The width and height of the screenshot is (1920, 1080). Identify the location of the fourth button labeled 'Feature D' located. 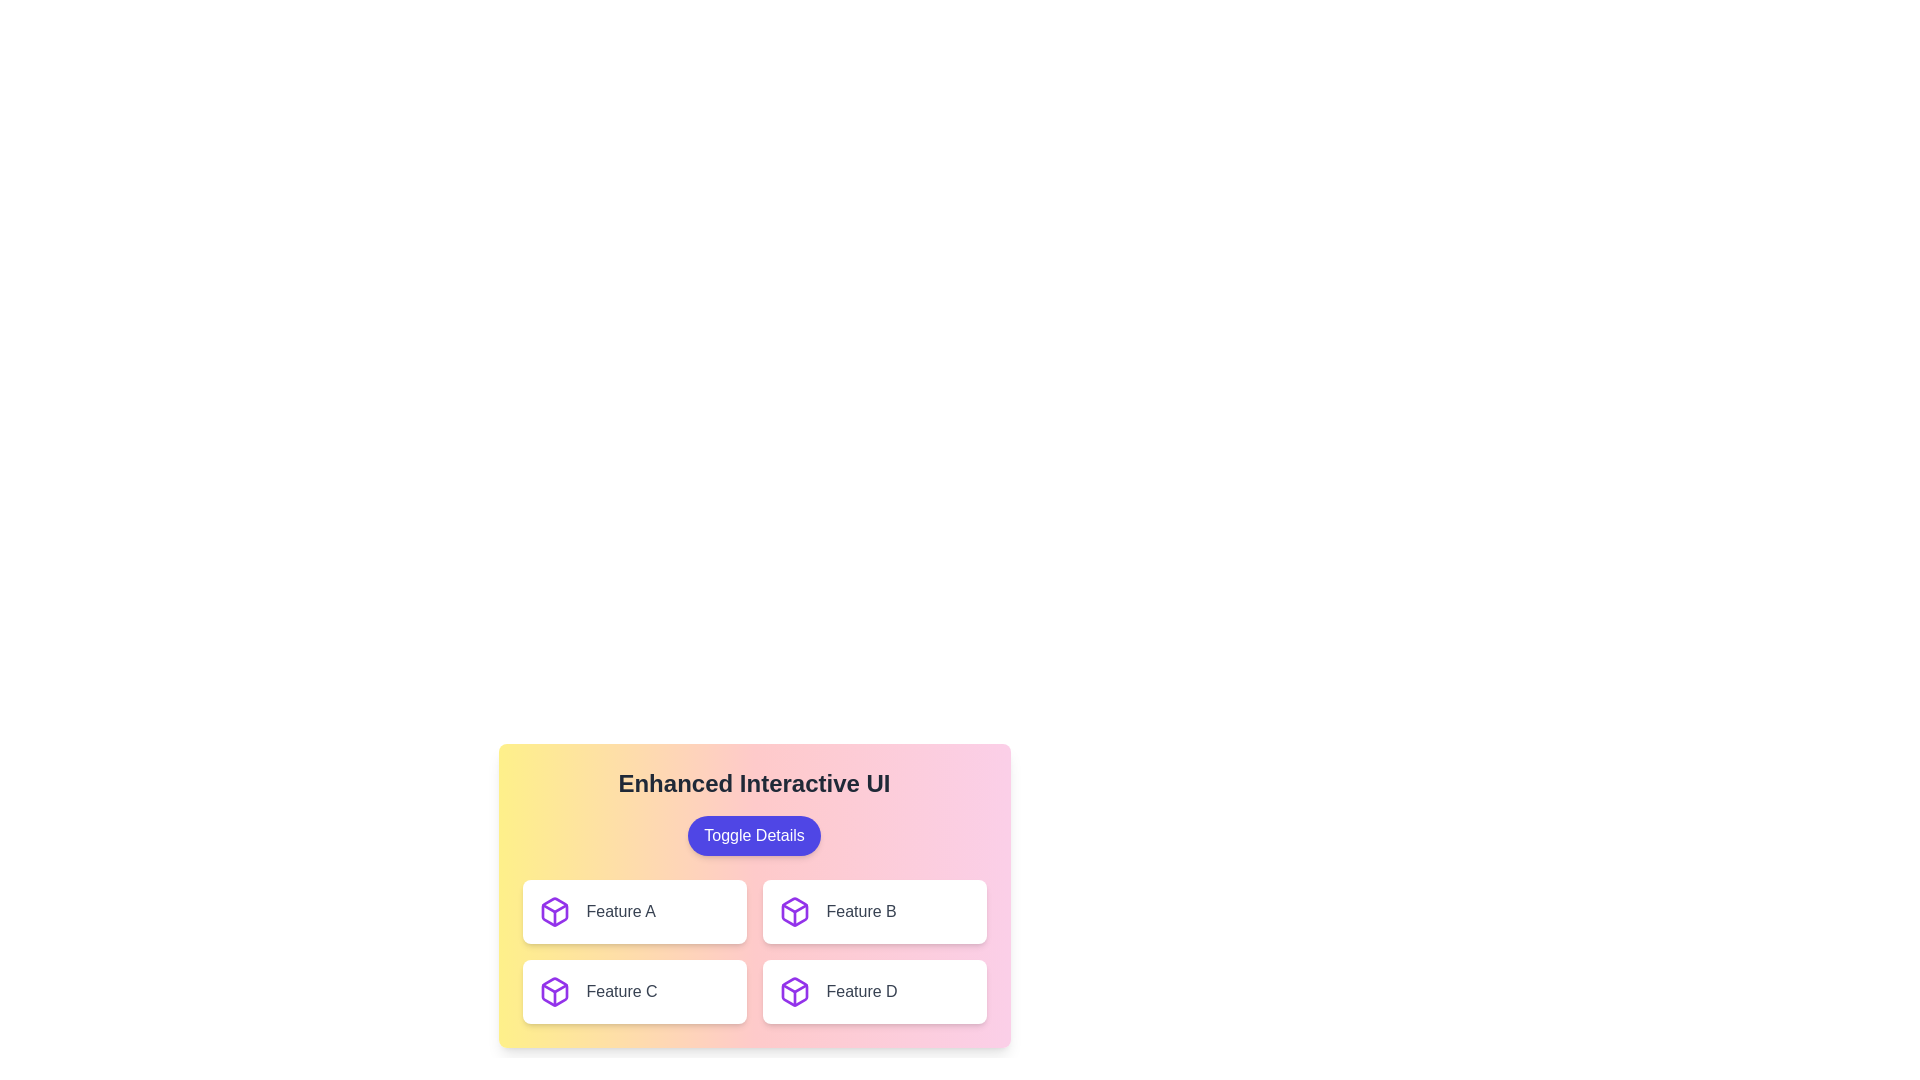
(874, 991).